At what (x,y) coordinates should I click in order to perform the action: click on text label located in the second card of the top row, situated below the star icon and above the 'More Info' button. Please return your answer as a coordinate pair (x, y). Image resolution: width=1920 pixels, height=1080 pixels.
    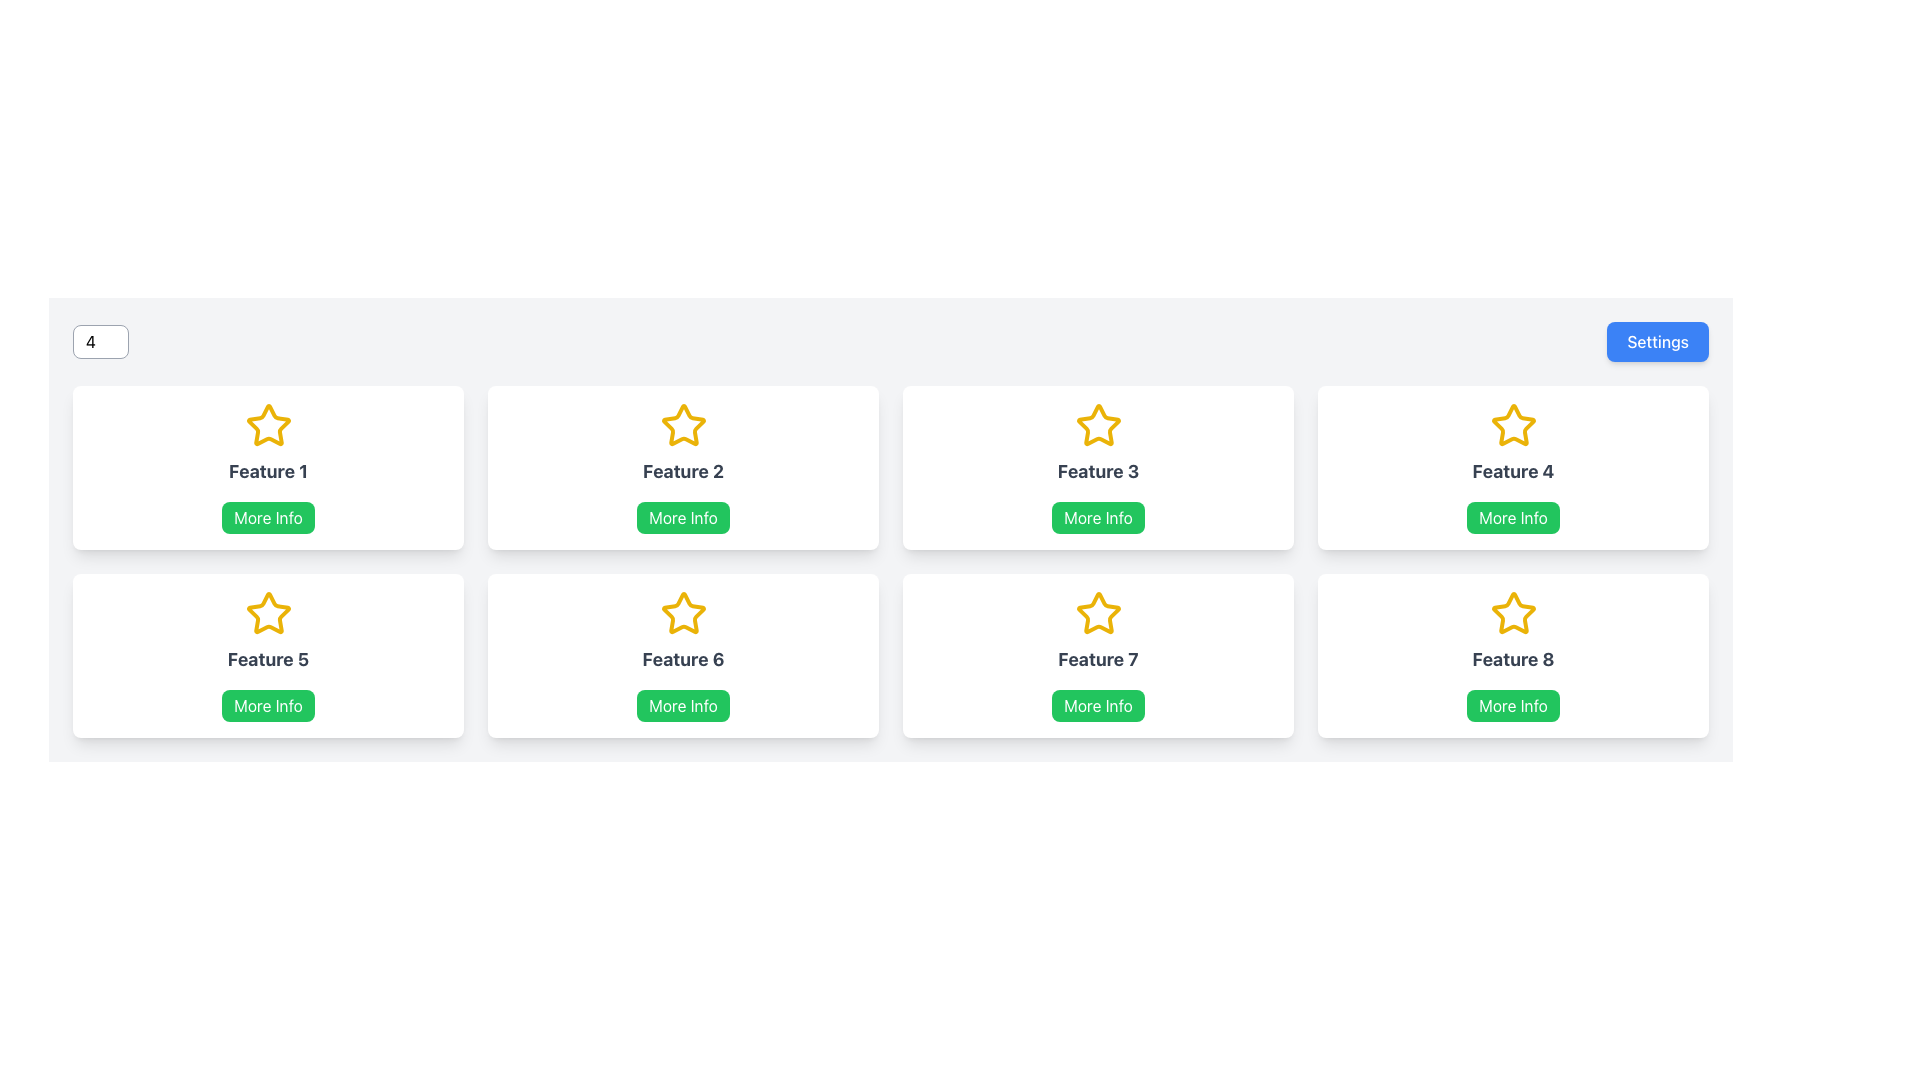
    Looking at the image, I should click on (683, 471).